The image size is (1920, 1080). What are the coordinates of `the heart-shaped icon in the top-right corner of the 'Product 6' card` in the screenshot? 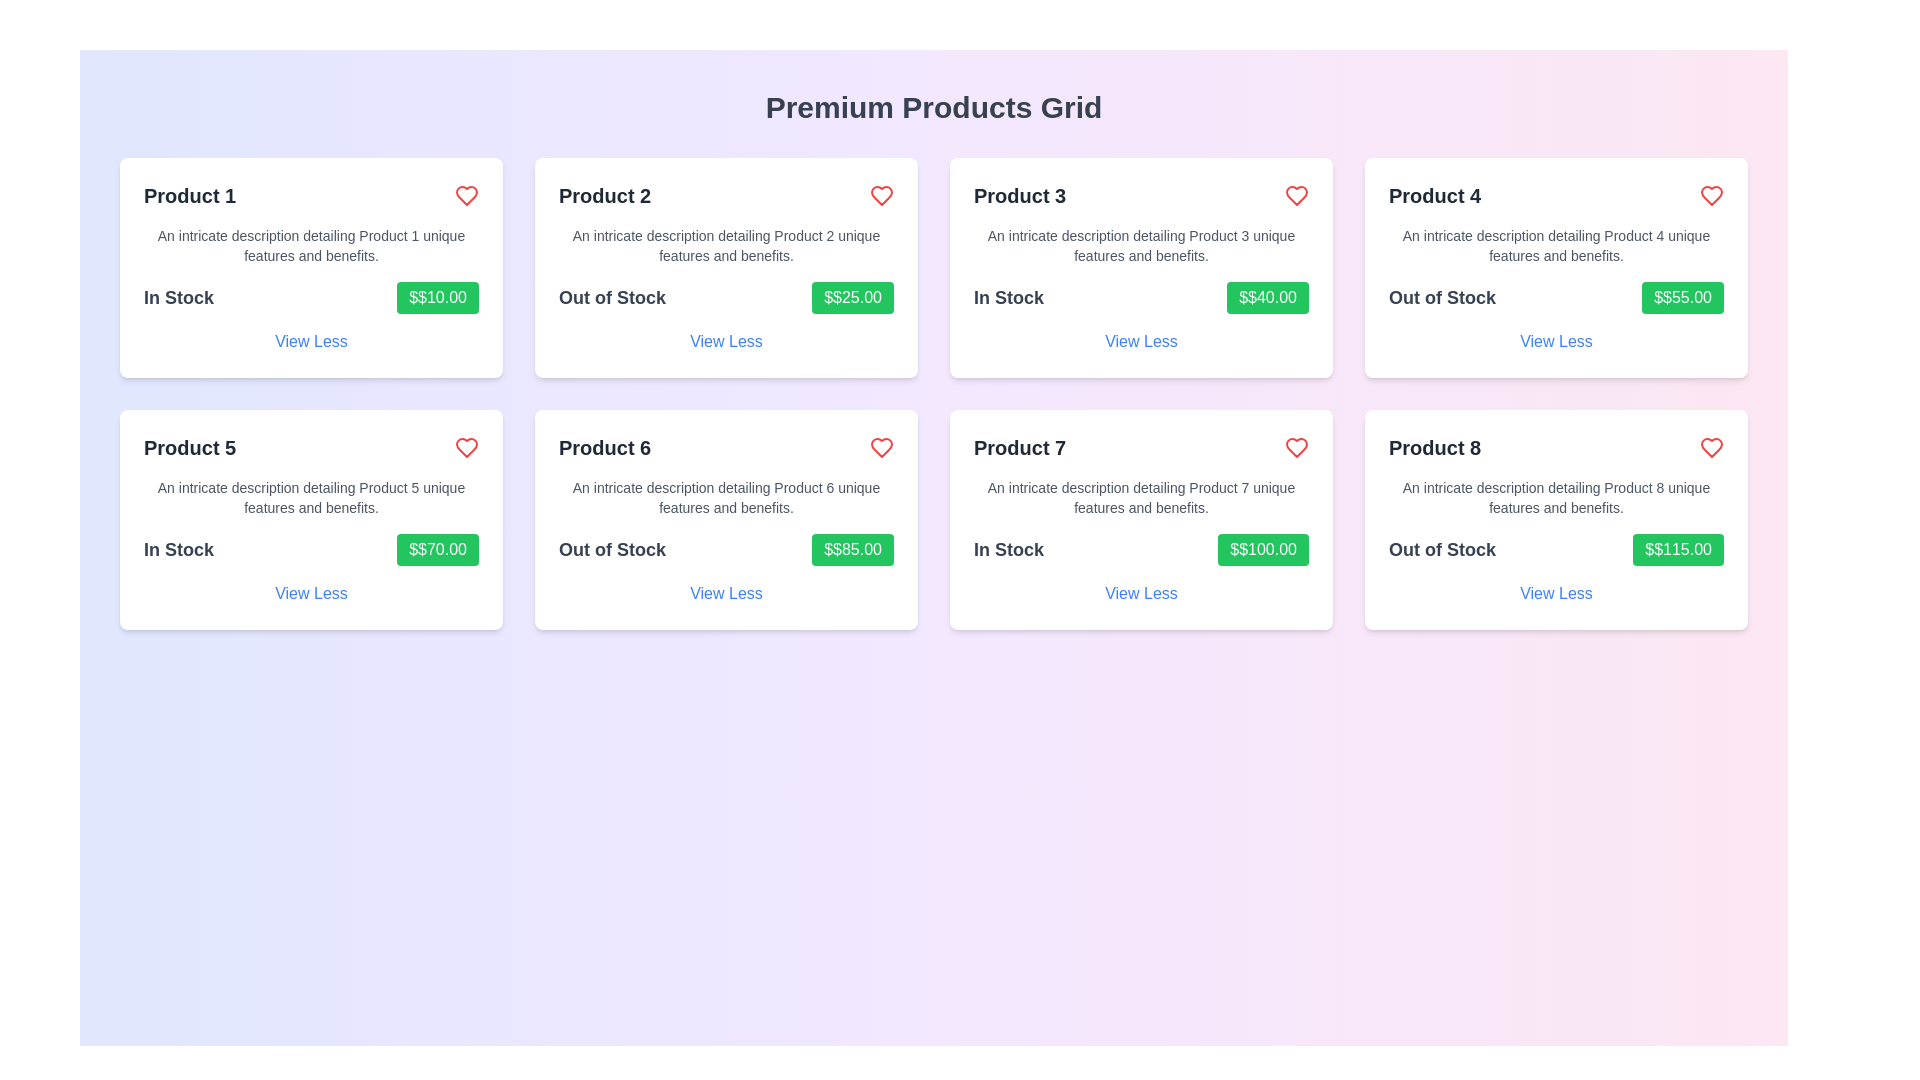 It's located at (881, 446).